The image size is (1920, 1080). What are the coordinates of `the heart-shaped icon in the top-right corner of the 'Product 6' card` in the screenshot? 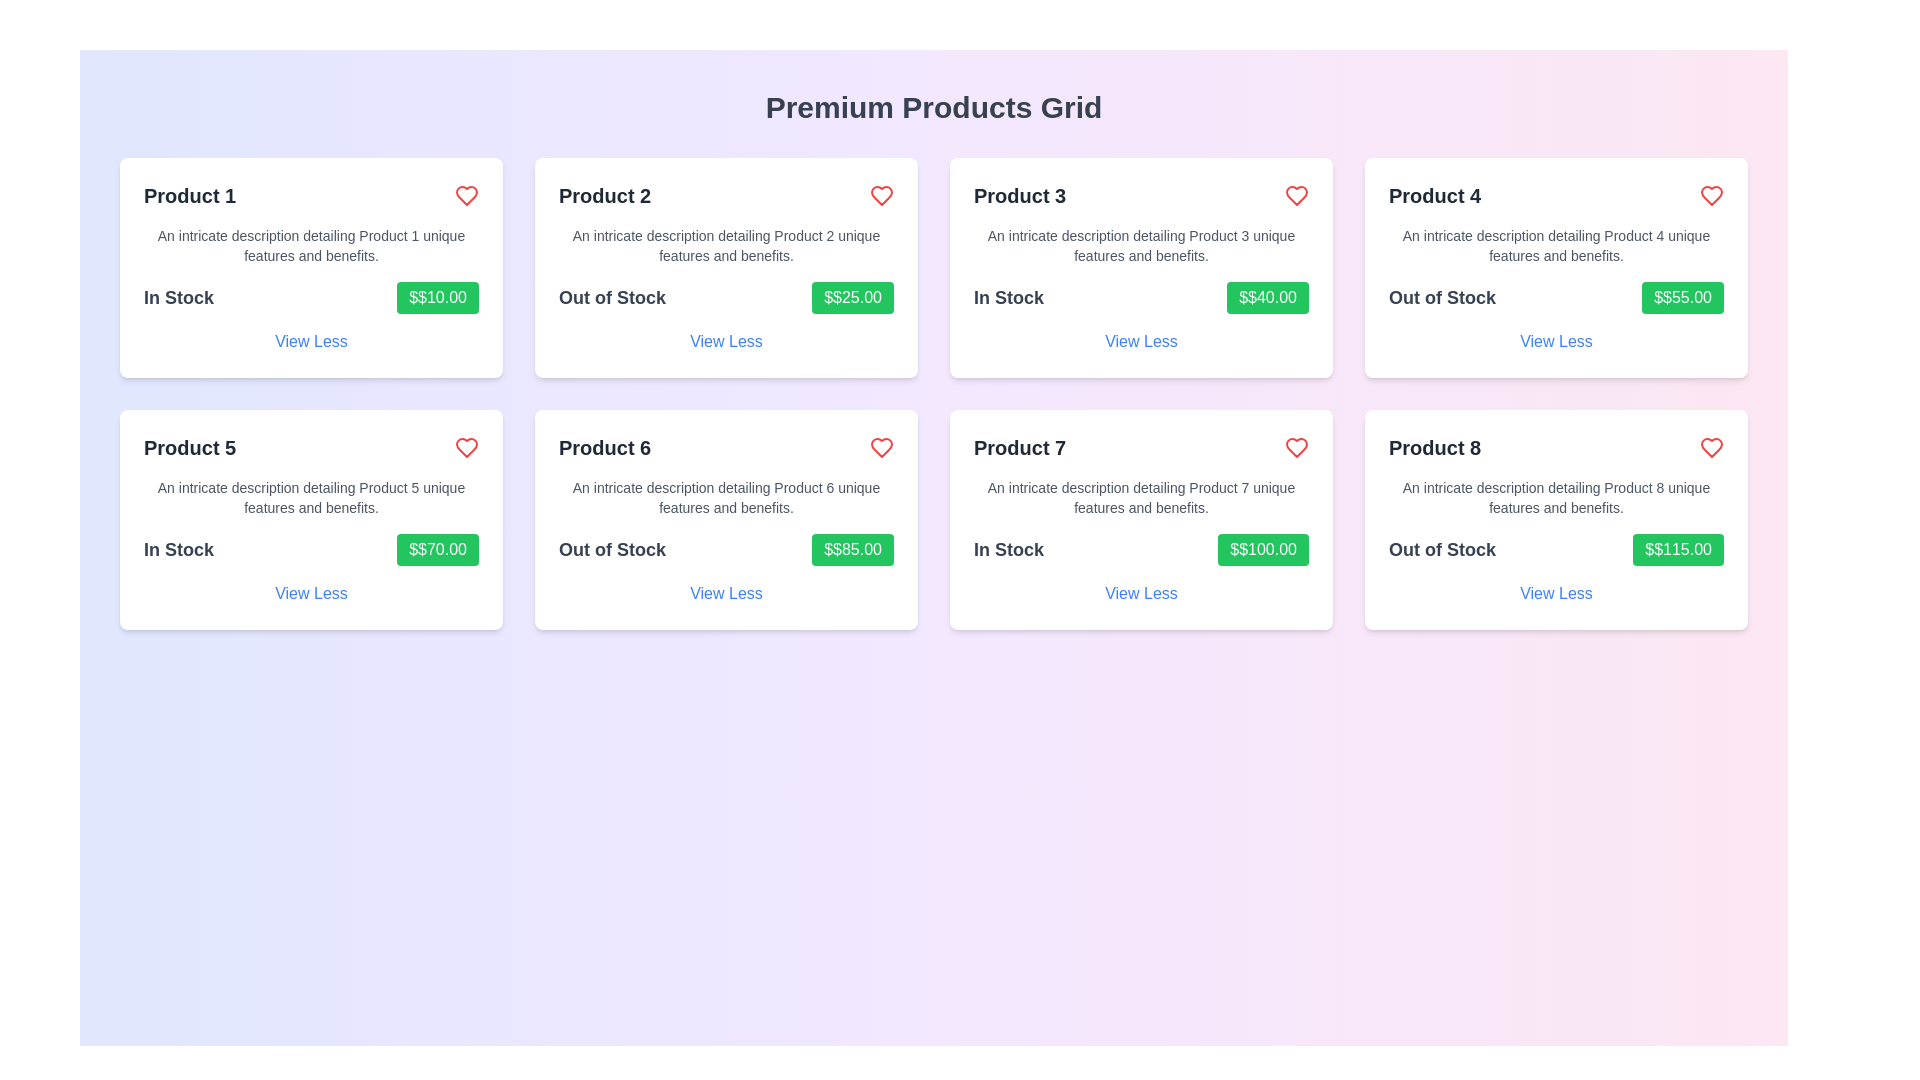 It's located at (881, 446).